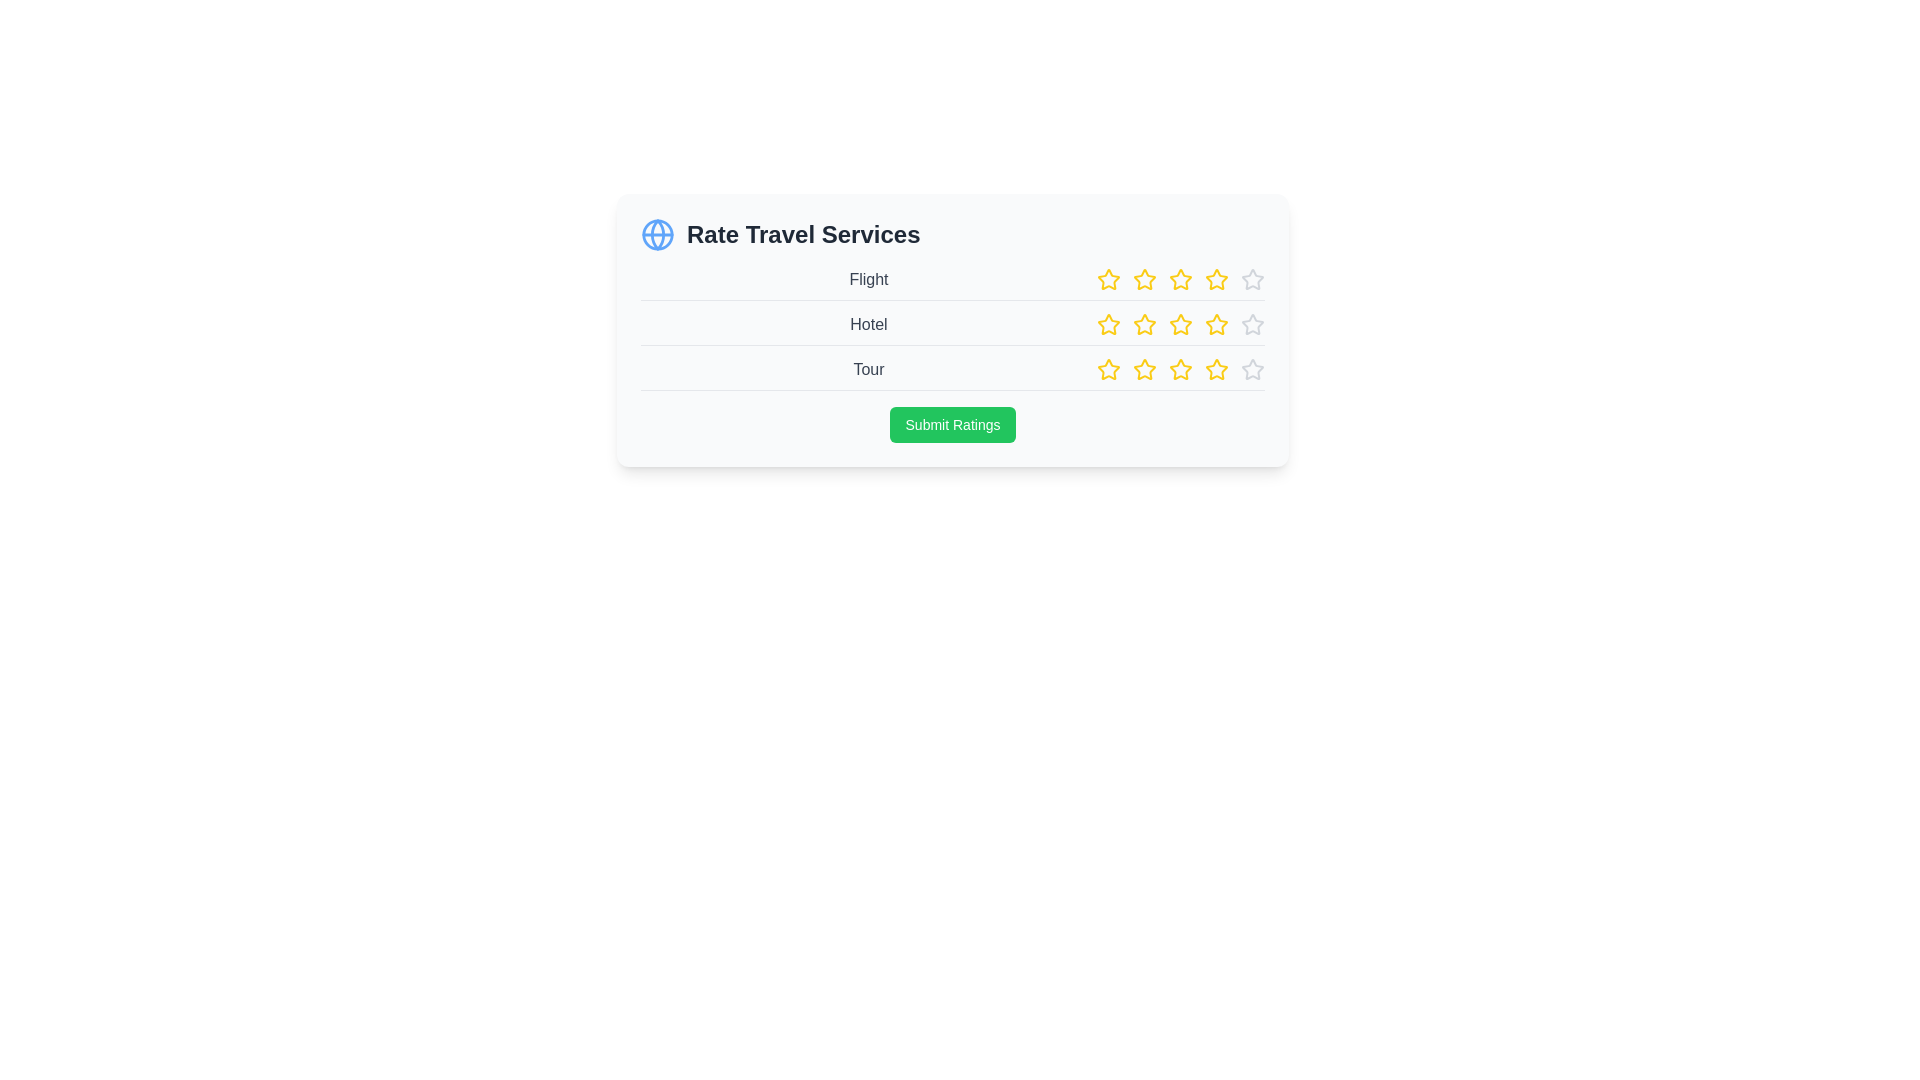 This screenshot has height=1080, width=1920. I want to click on the first star icon in the rating system for 'Flight' in the 'Rate Travel Services' section, so click(1107, 280).